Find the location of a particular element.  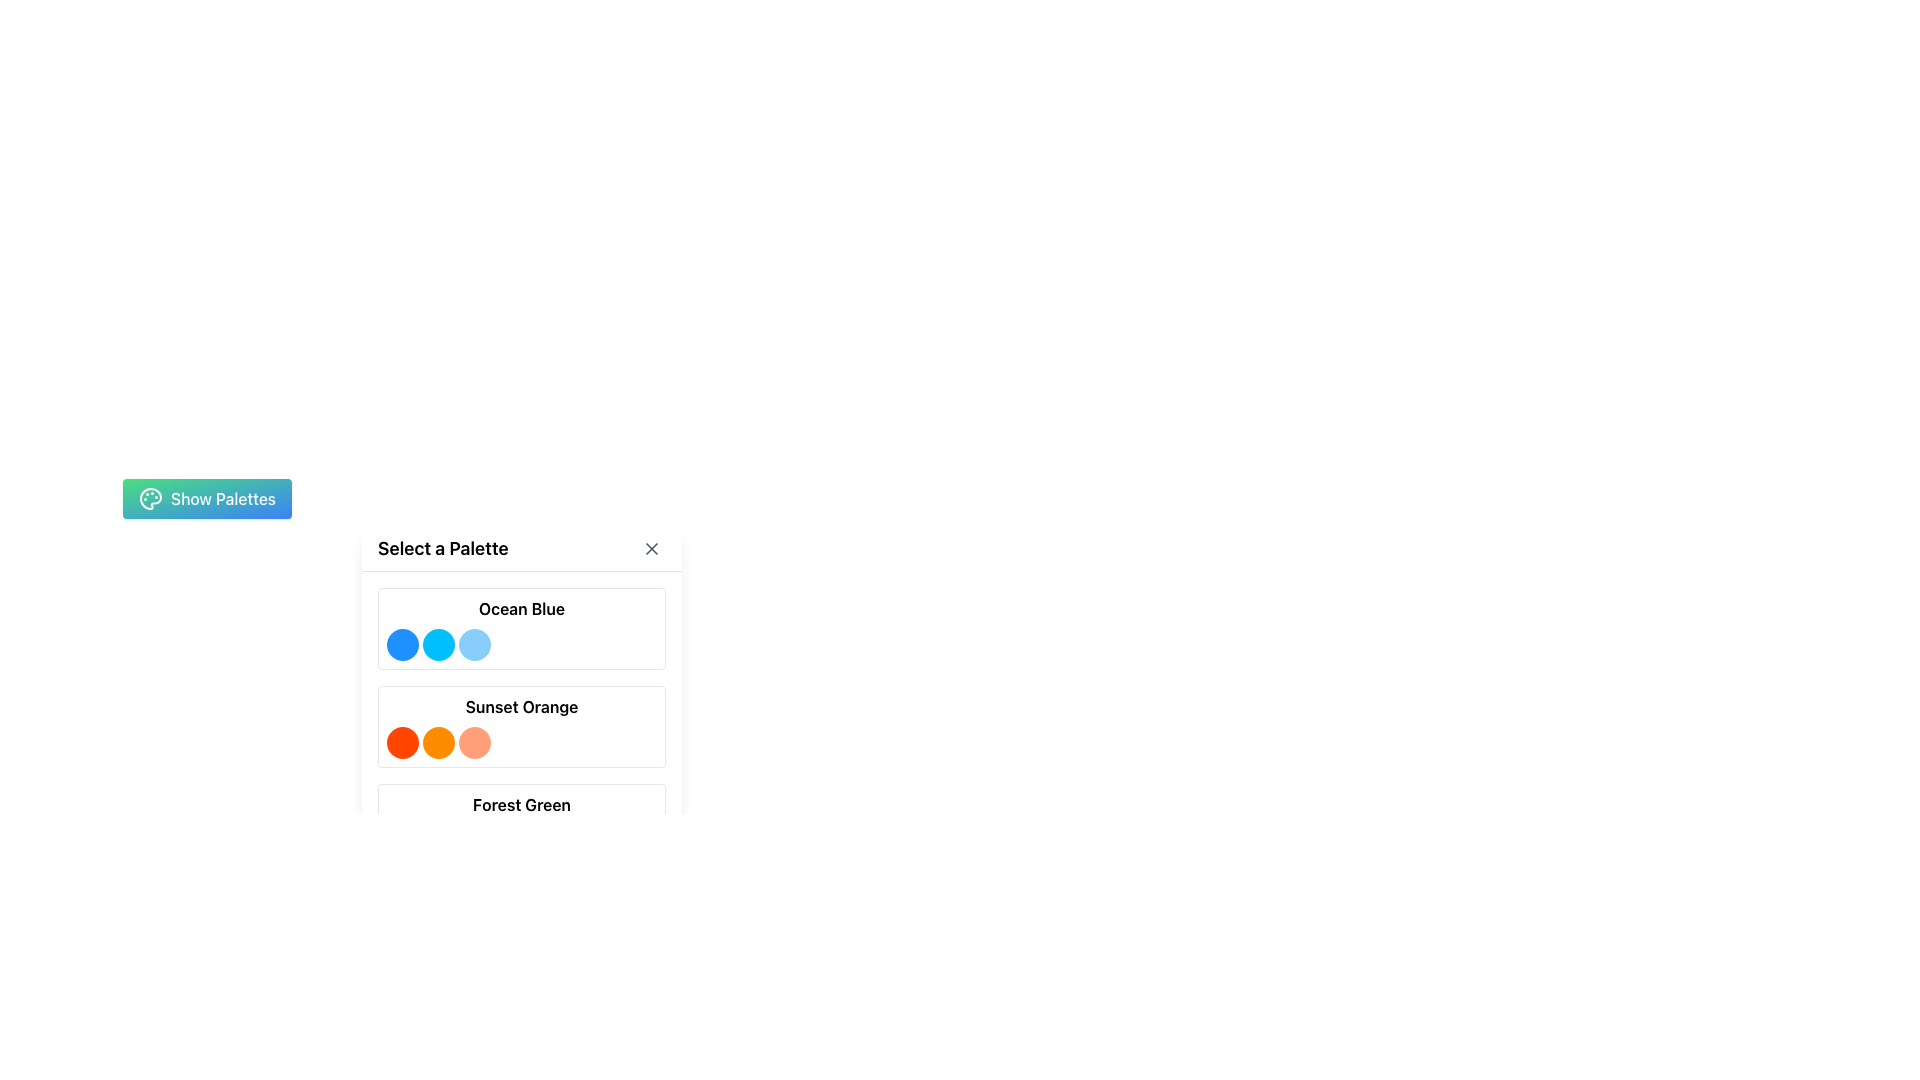

the decorative icon located at the leftmost area inside the 'Show Palettes' button, which visually indicates the purpose of the button is located at coordinates (149, 497).